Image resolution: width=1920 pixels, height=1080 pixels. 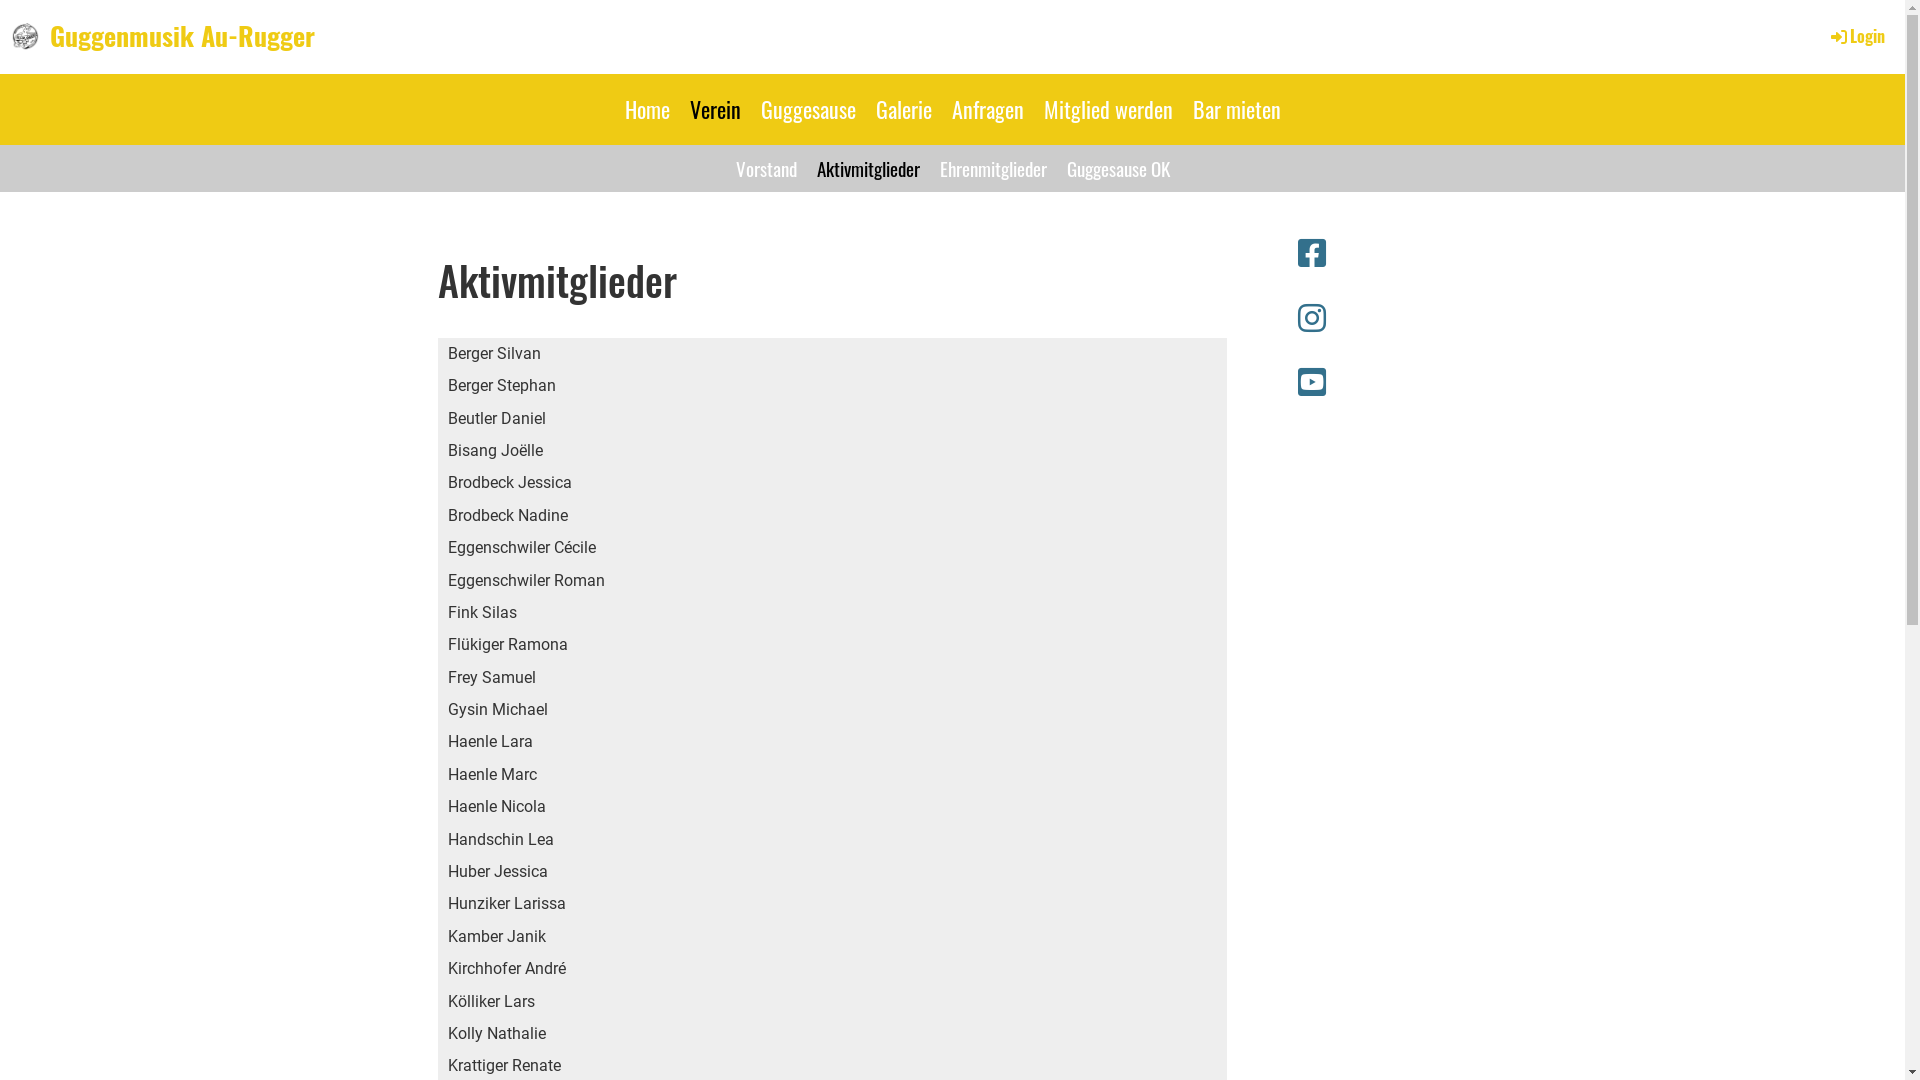 I want to click on 'Mitglied werden', so click(x=1107, y=109).